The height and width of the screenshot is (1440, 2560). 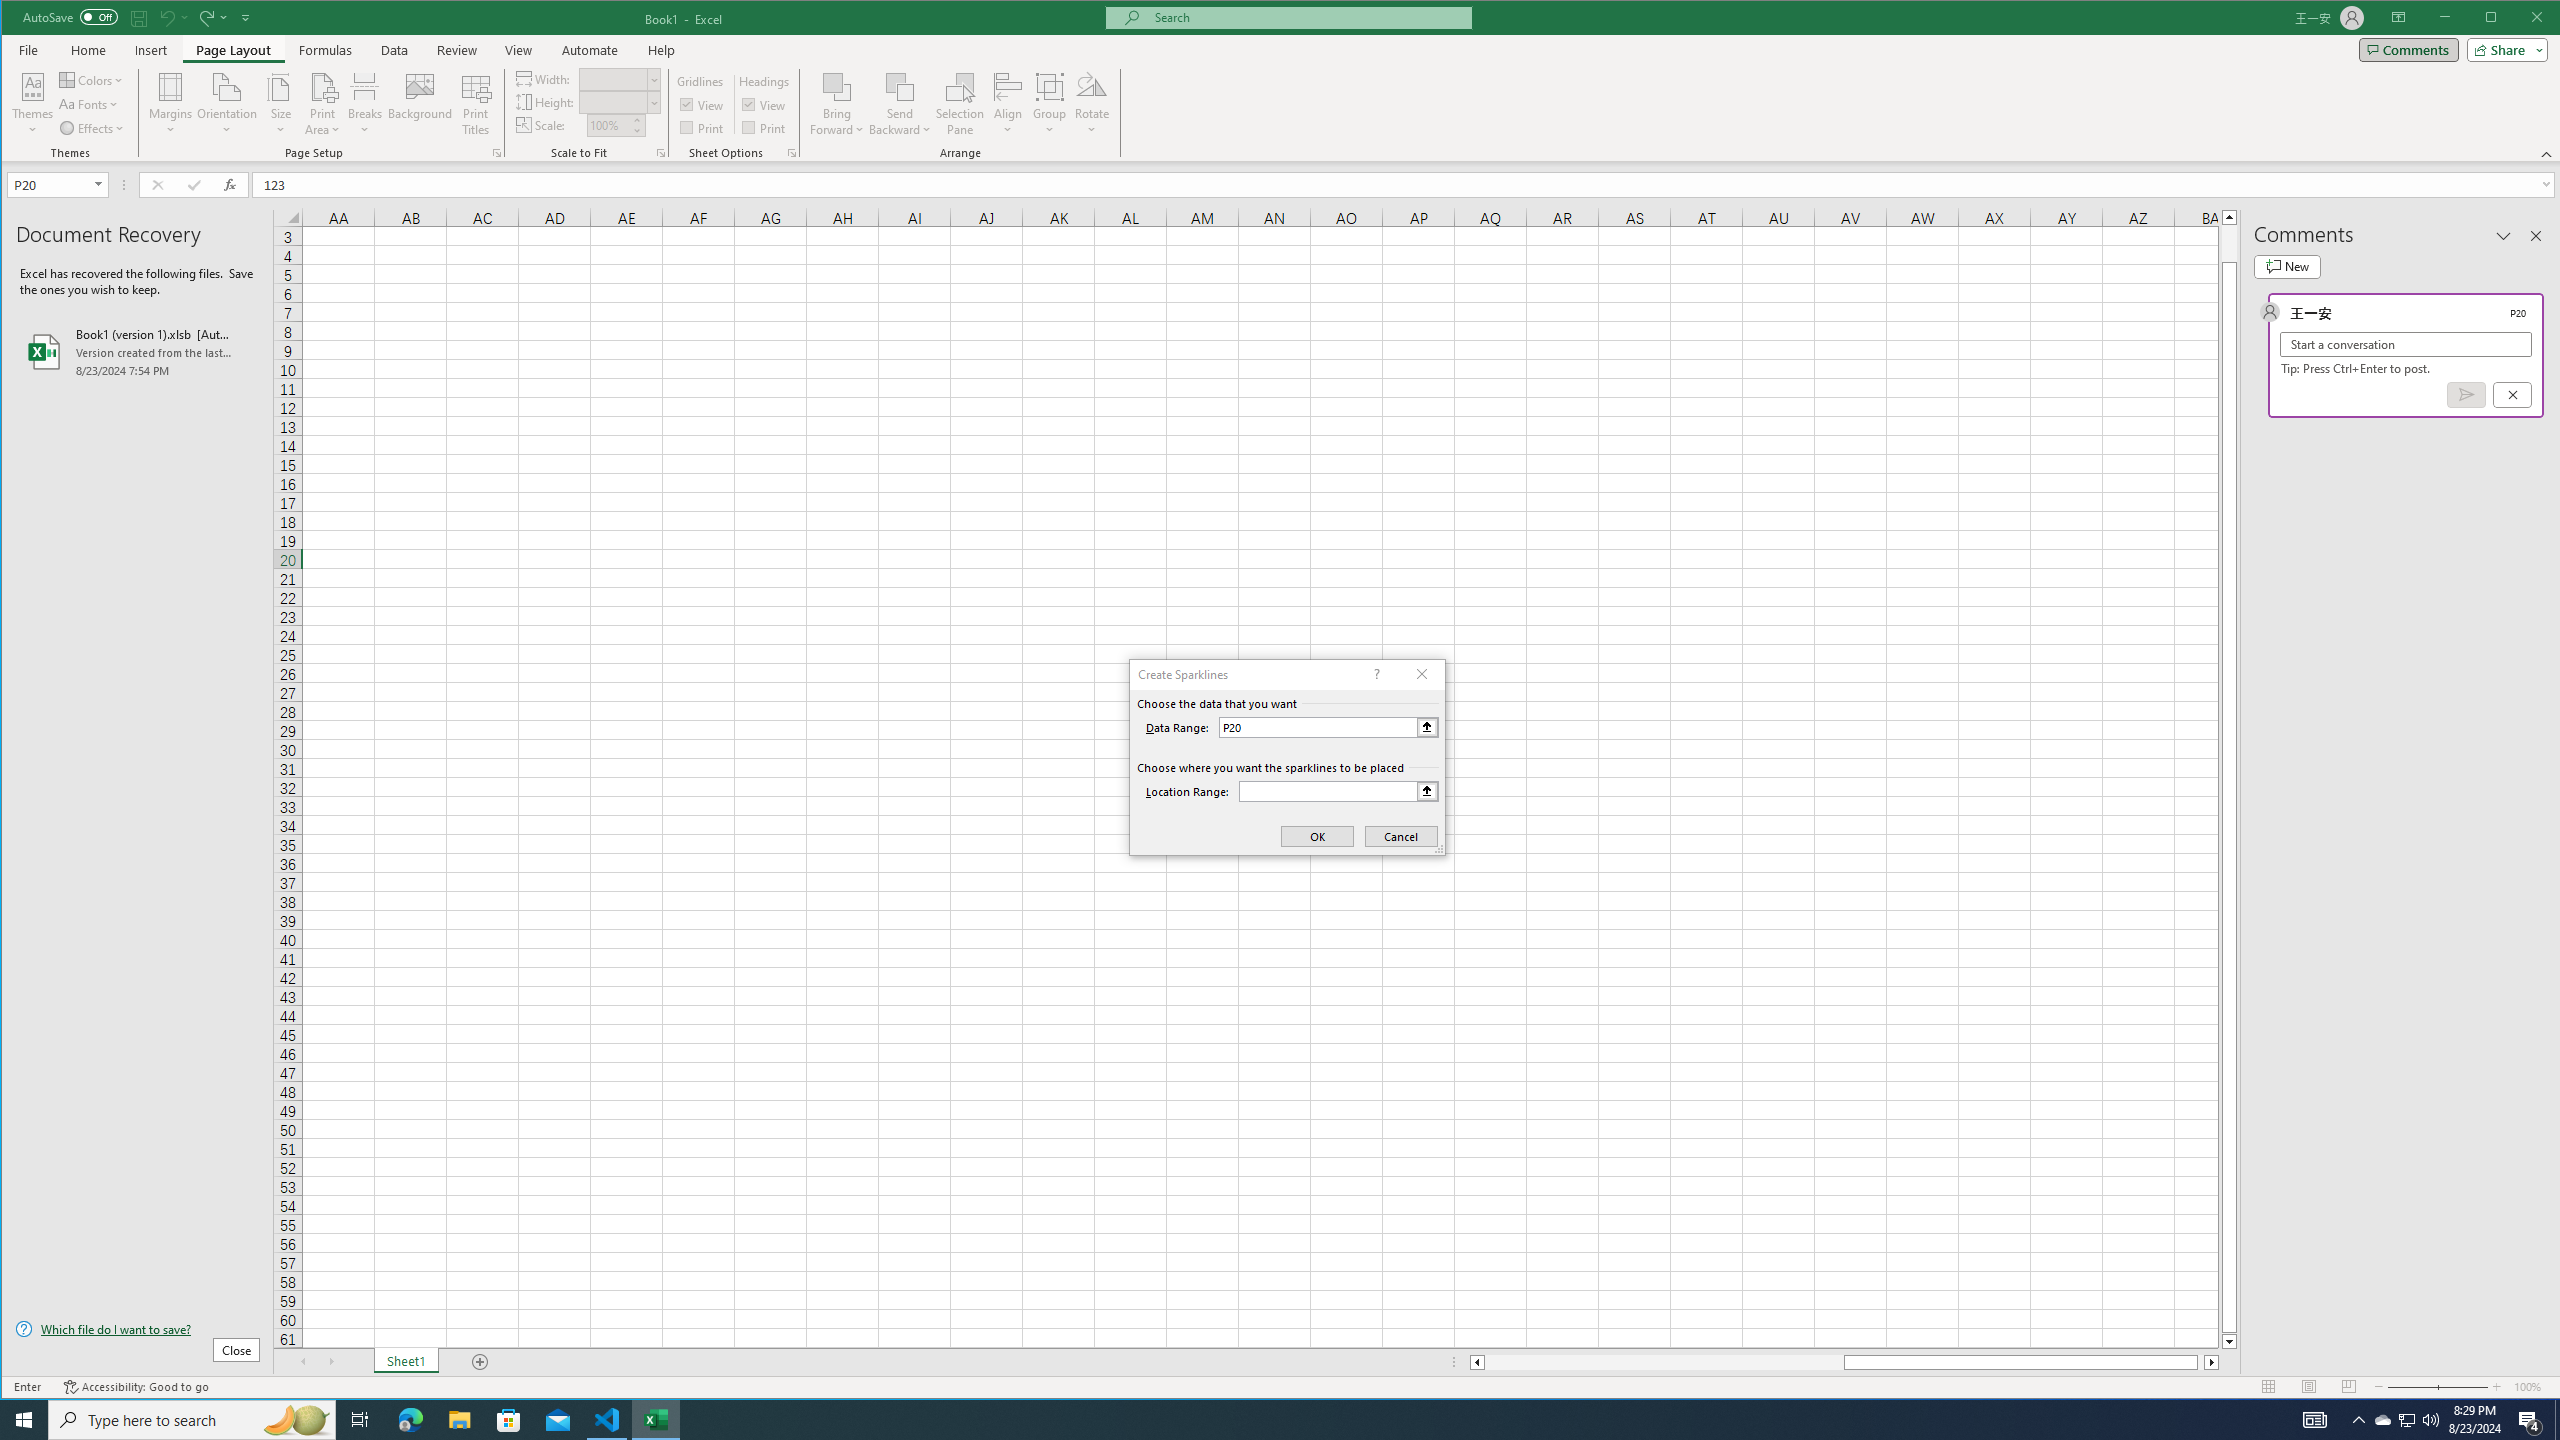 What do you see at coordinates (1048, 103) in the screenshot?
I see `'Group'` at bounding box center [1048, 103].